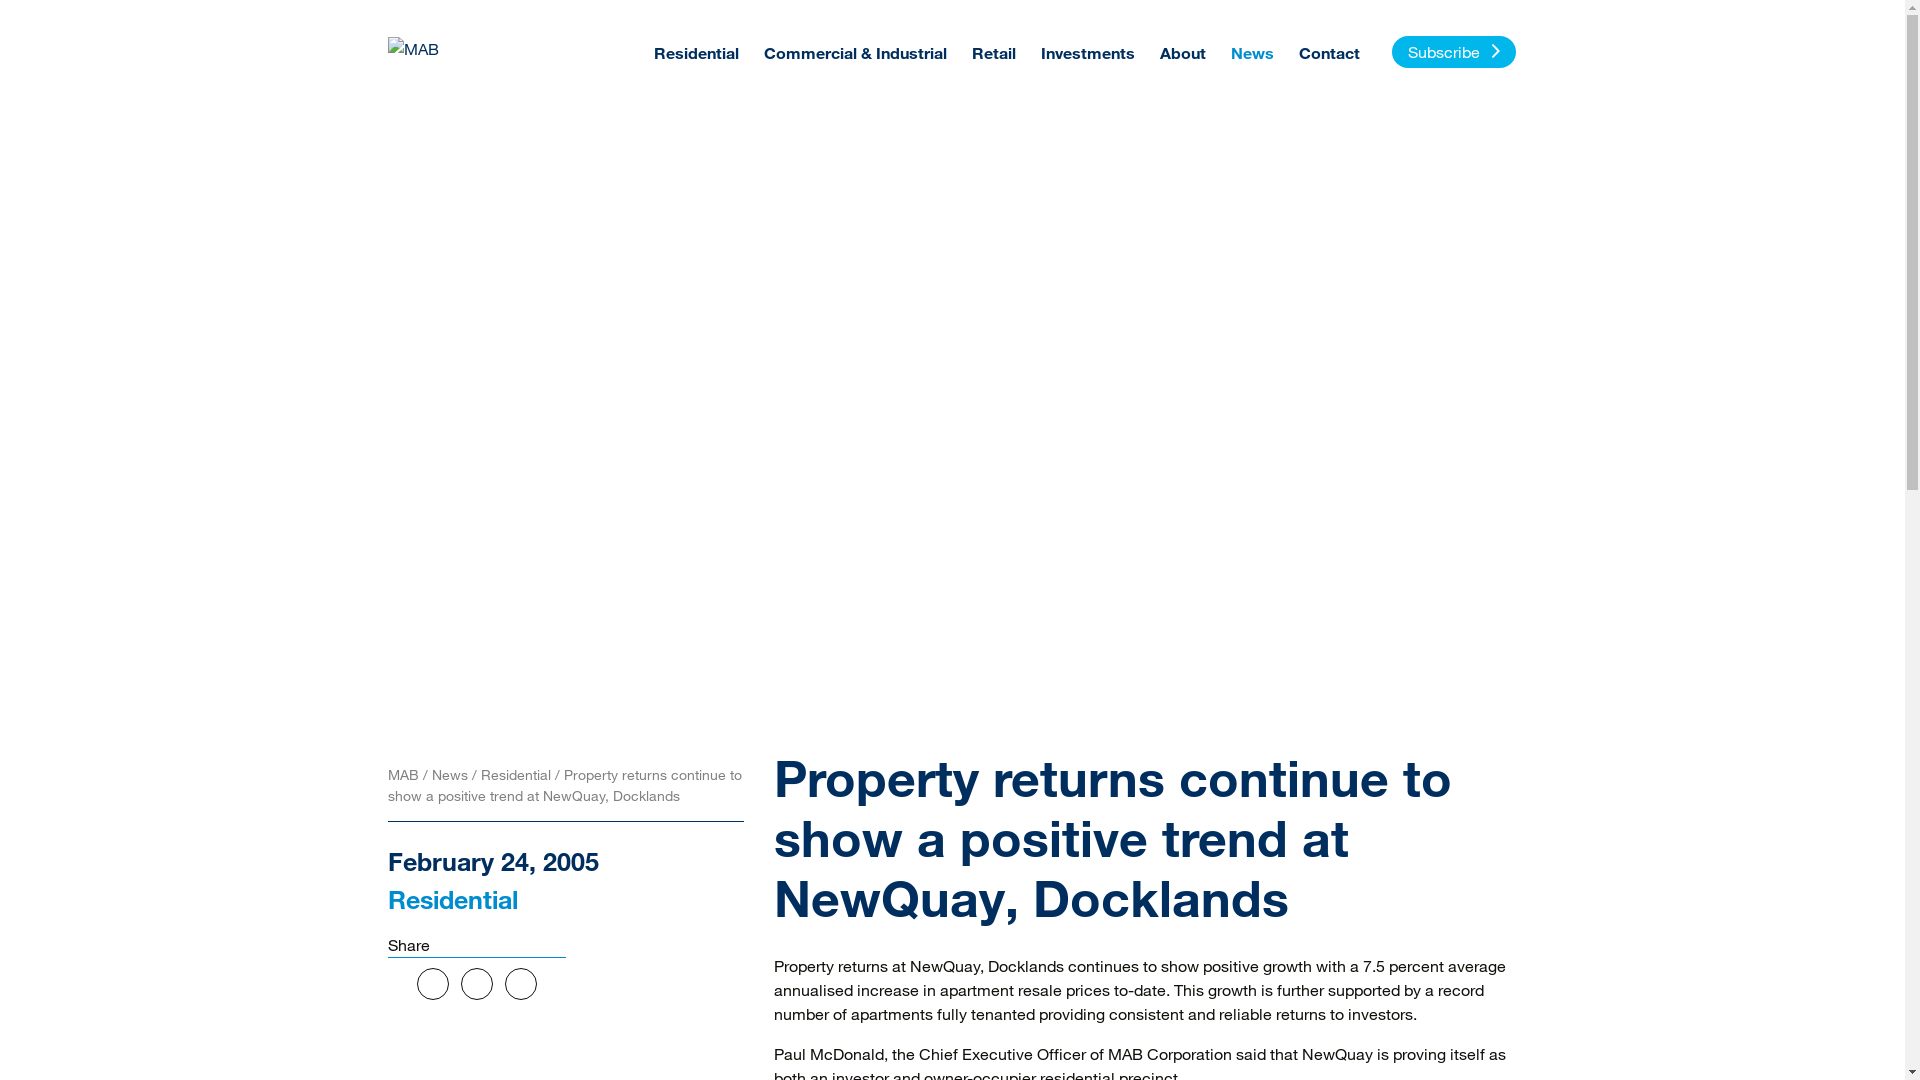  I want to click on 'Investments', so click(1085, 49).